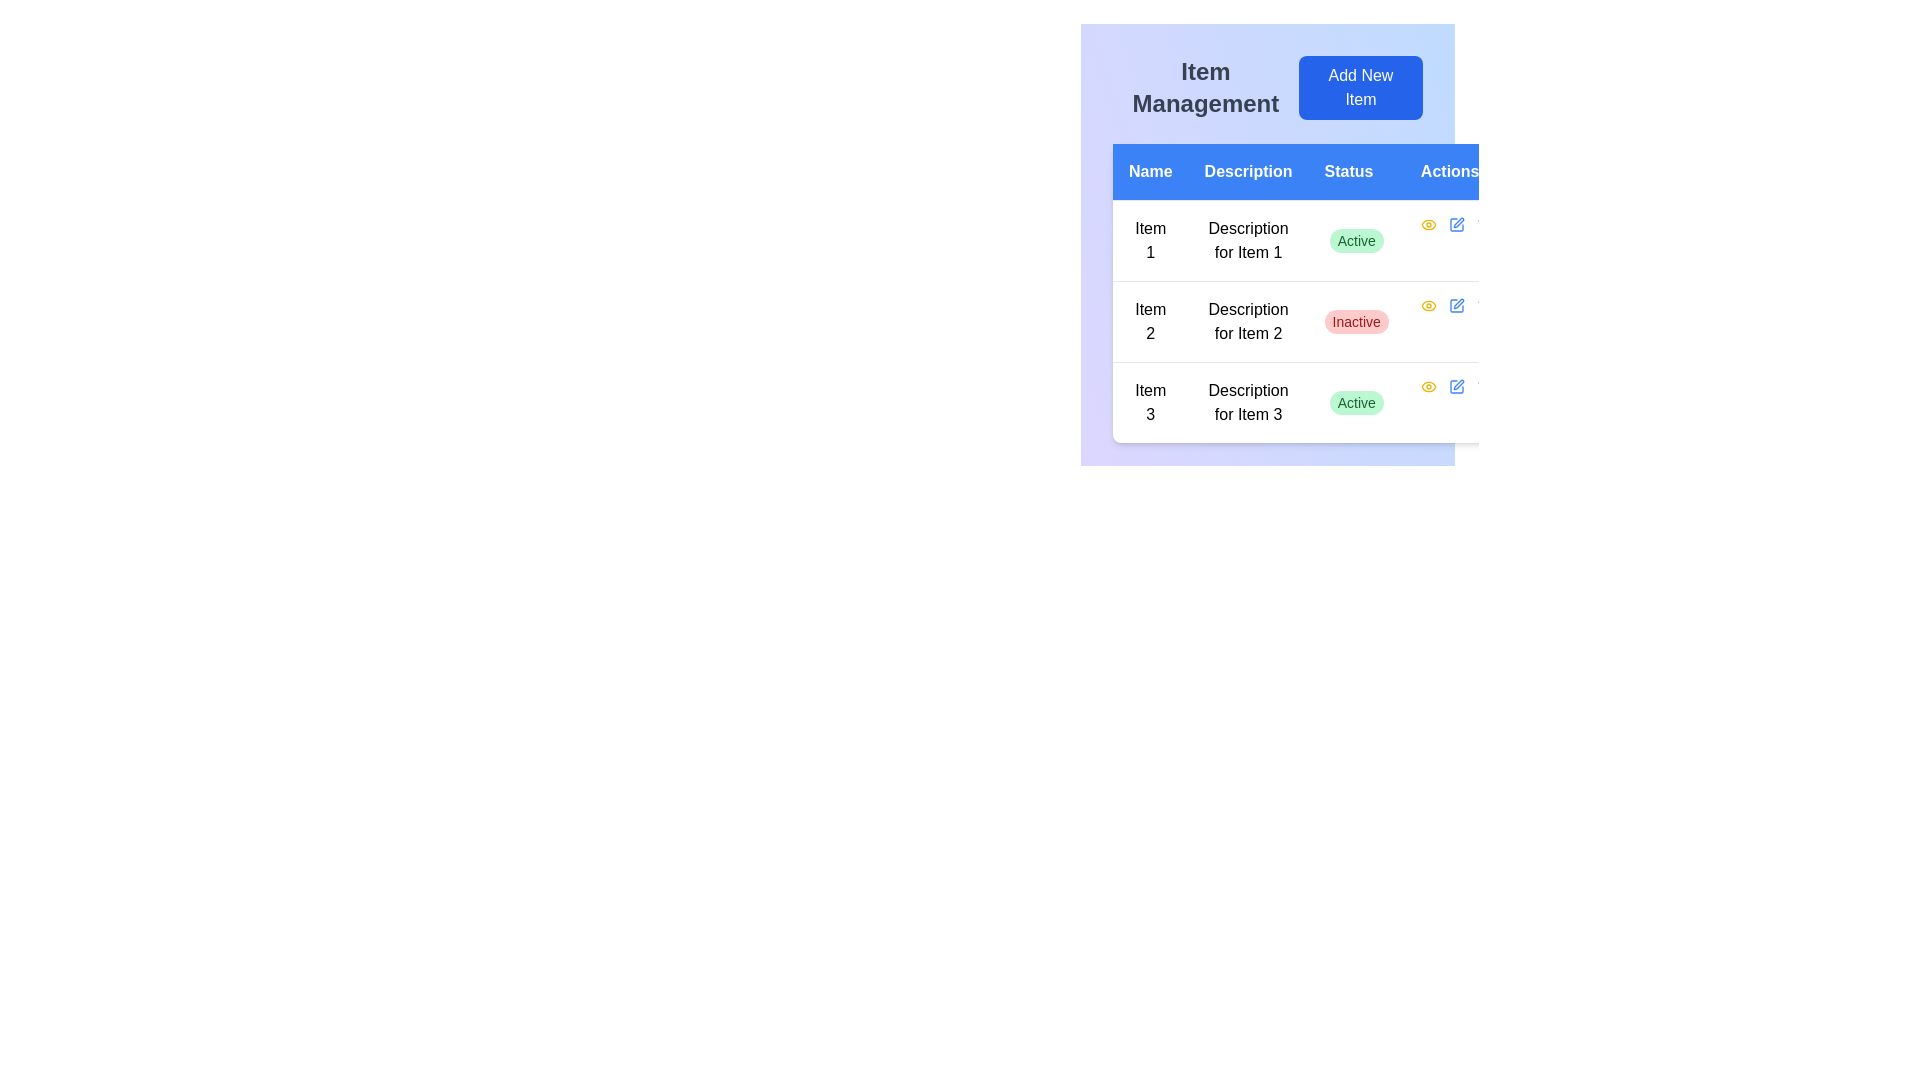 The height and width of the screenshot is (1080, 1920). Describe the element at coordinates (1456, 305) in the screenshot. I see `the edit icon in the Actions column of the second row to initiate editing Item 2` at that location.